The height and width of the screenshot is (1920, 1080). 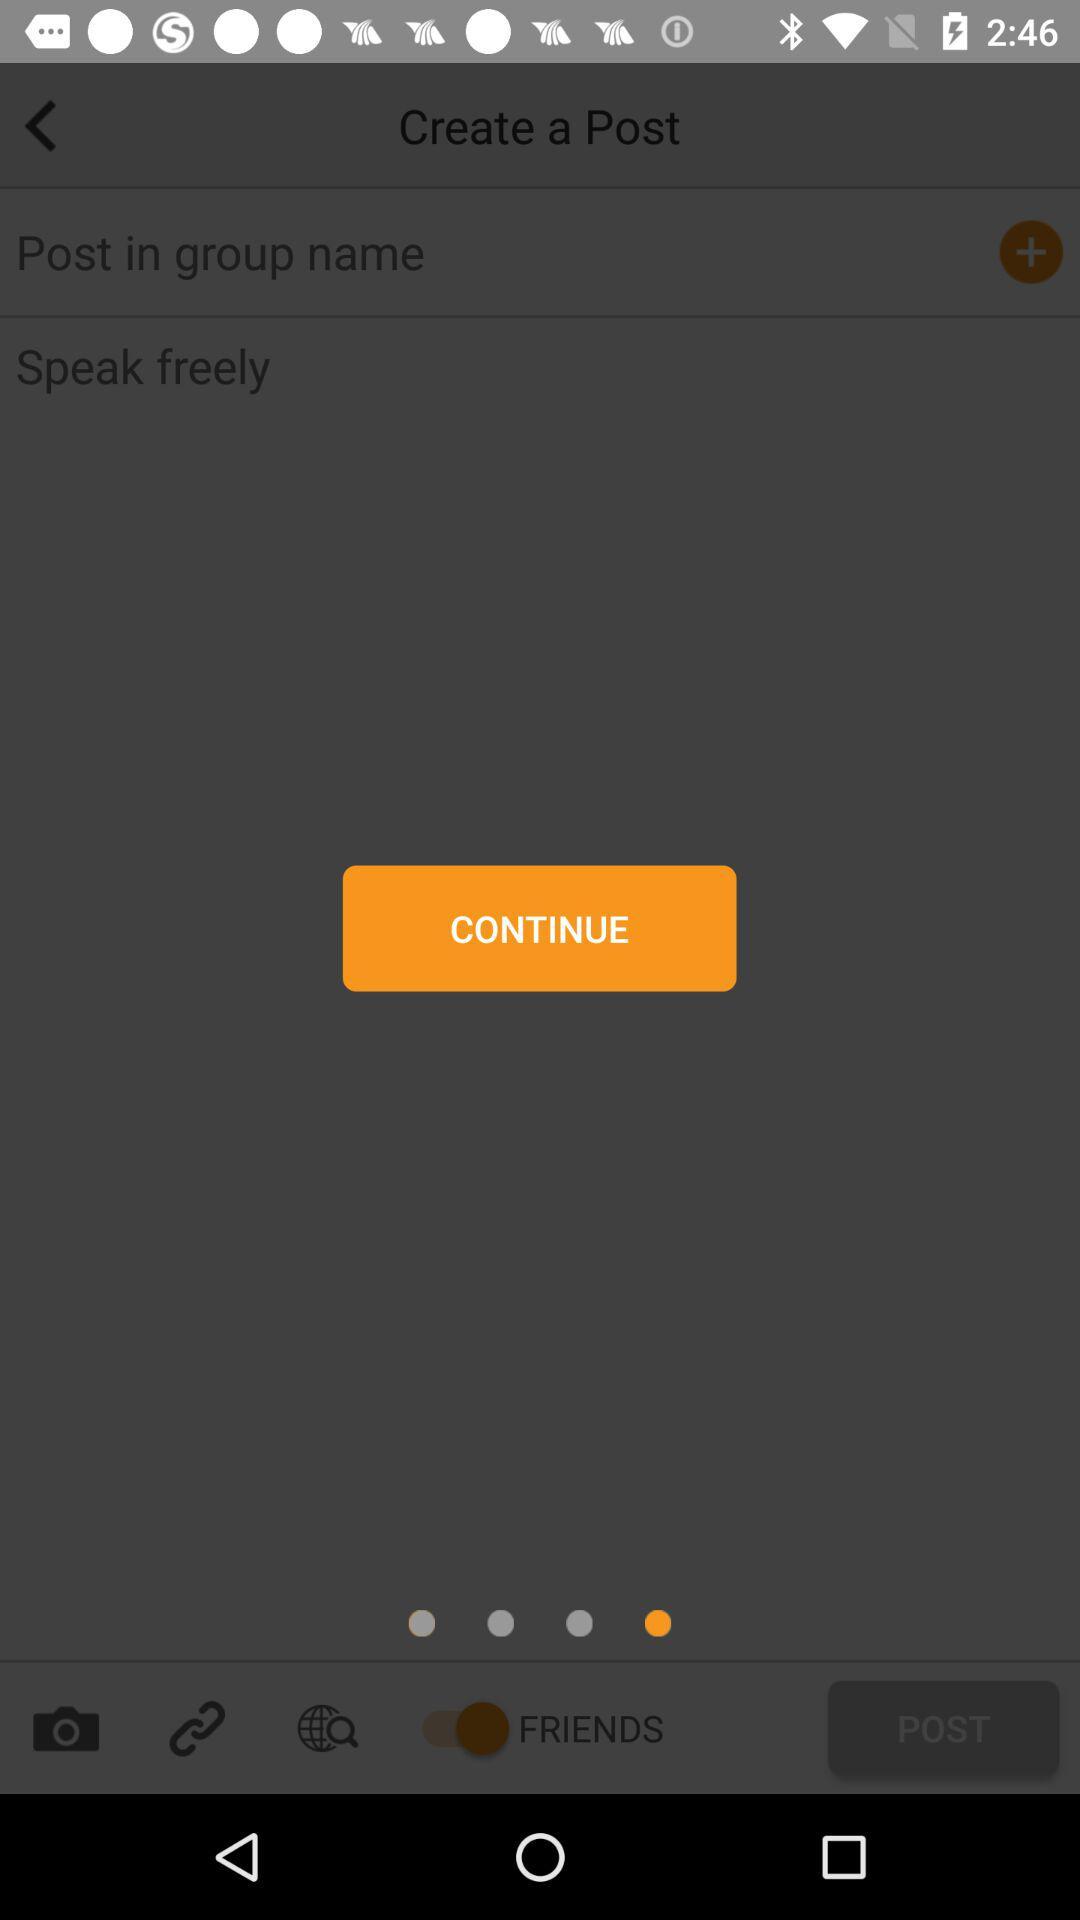 I want to click on continue button, so click(x=538, y=927).